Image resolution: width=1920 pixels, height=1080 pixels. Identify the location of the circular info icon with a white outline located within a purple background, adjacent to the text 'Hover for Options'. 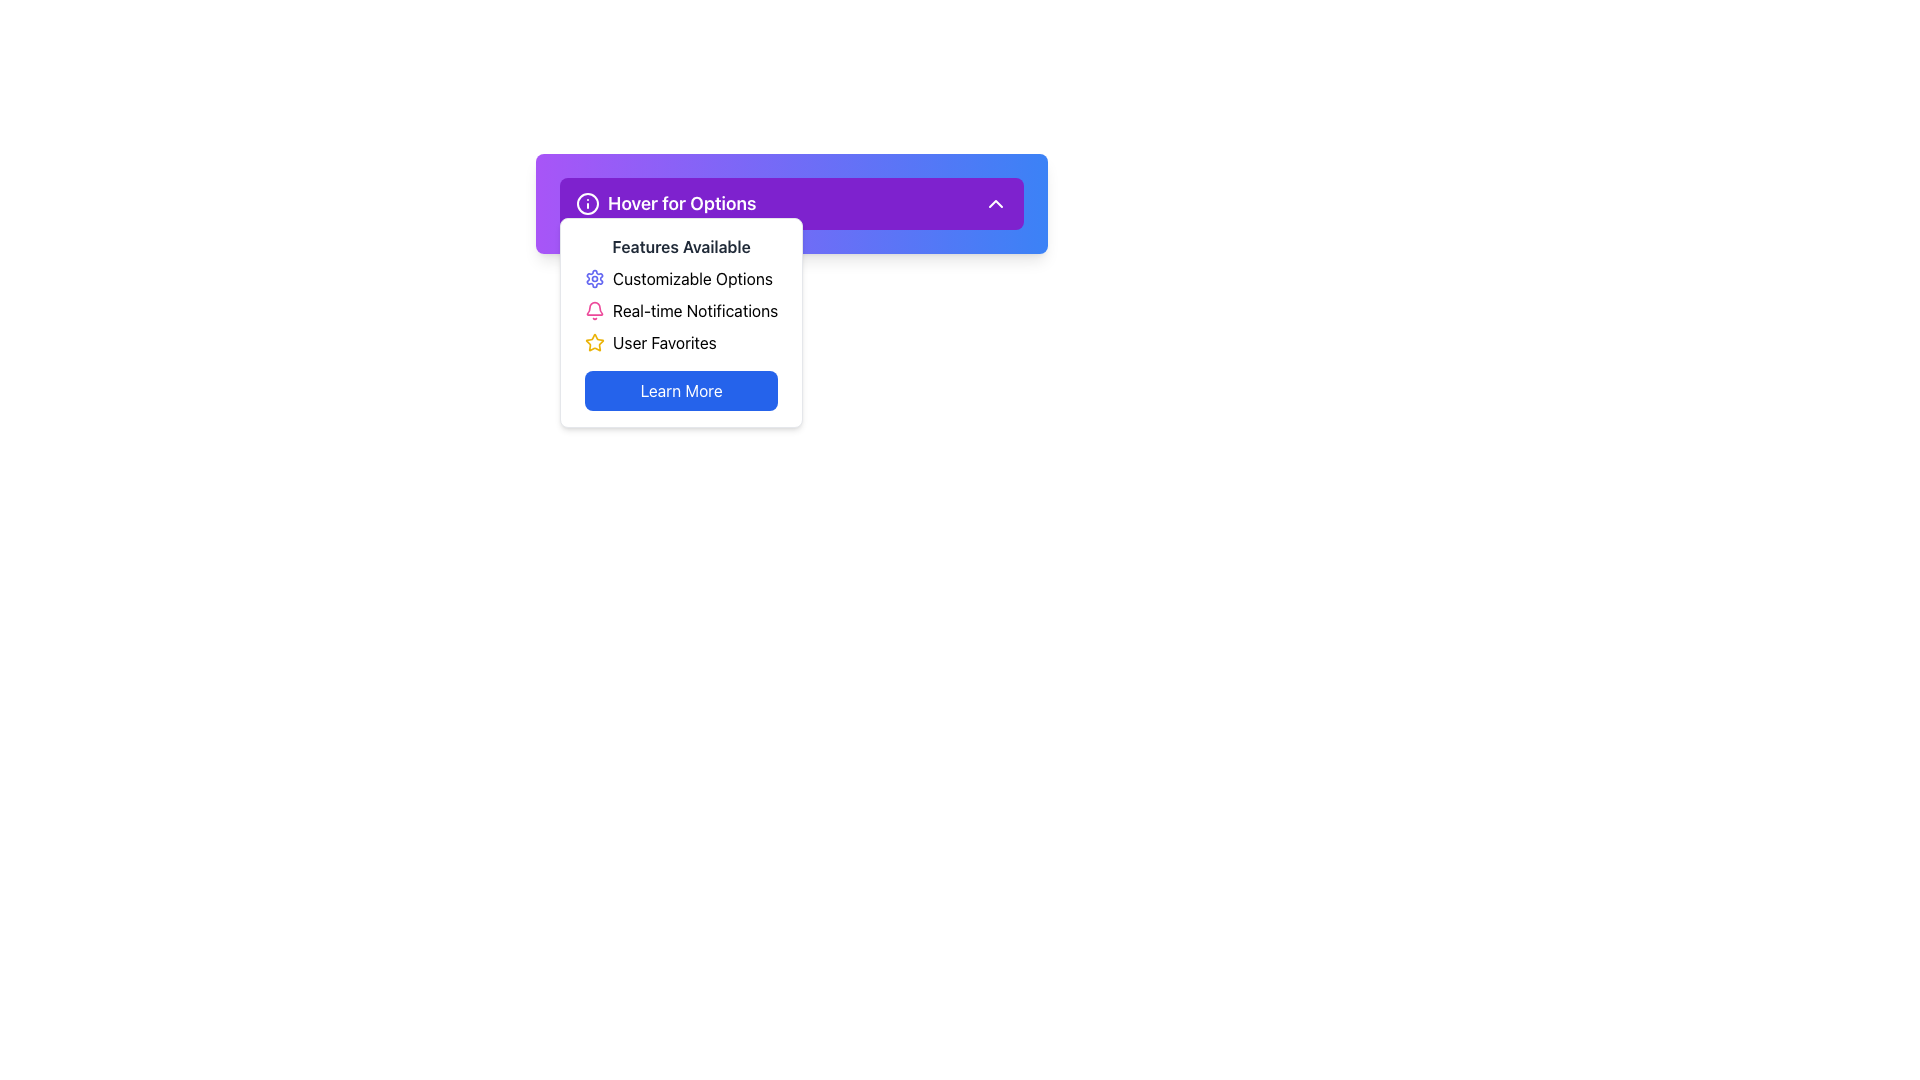
(587, 204).